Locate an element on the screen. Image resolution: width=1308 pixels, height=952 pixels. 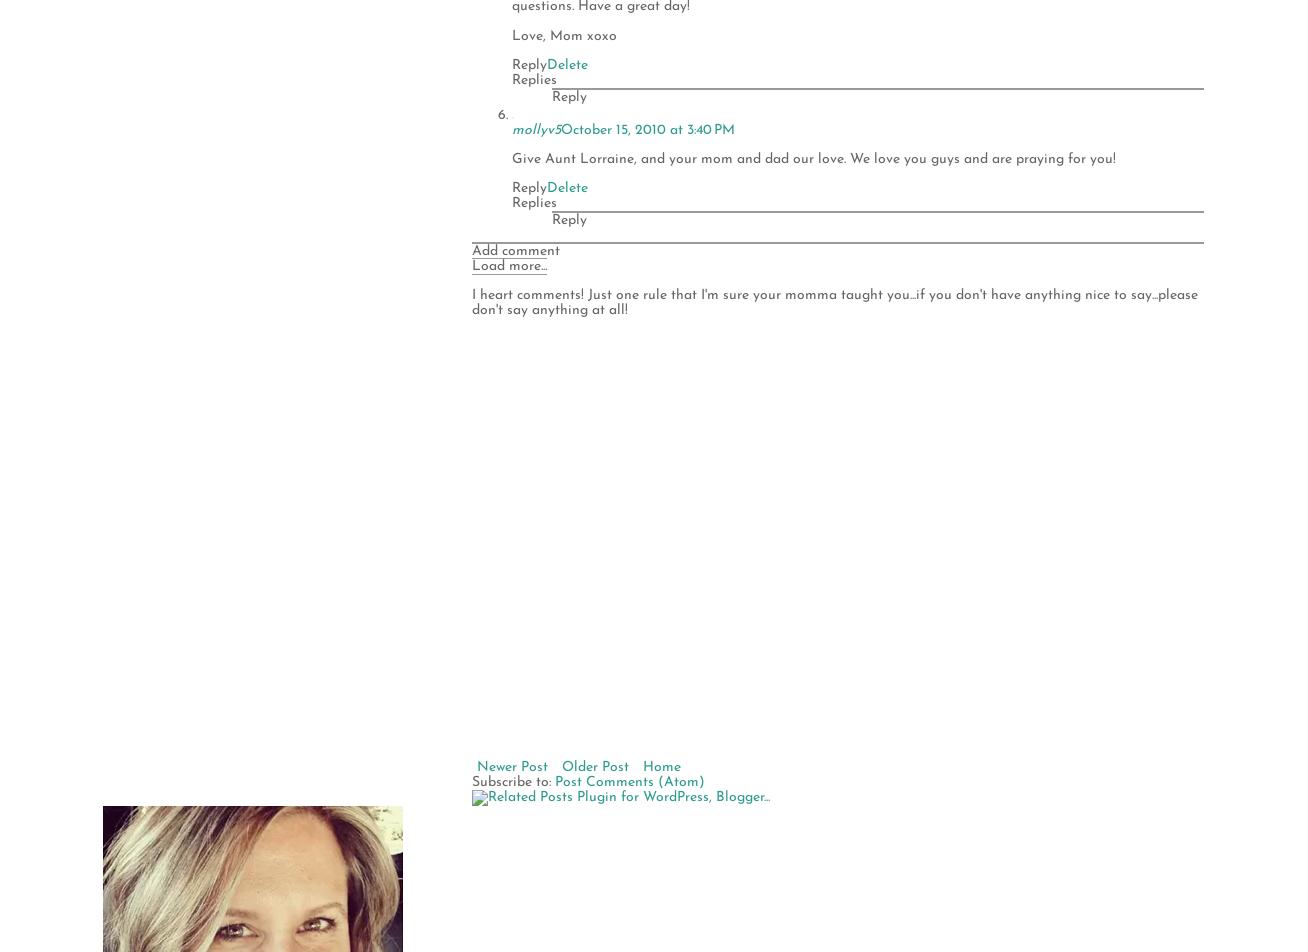
'October 15, 2010 at 3:40 PM' is located at coordinates (646, 129).